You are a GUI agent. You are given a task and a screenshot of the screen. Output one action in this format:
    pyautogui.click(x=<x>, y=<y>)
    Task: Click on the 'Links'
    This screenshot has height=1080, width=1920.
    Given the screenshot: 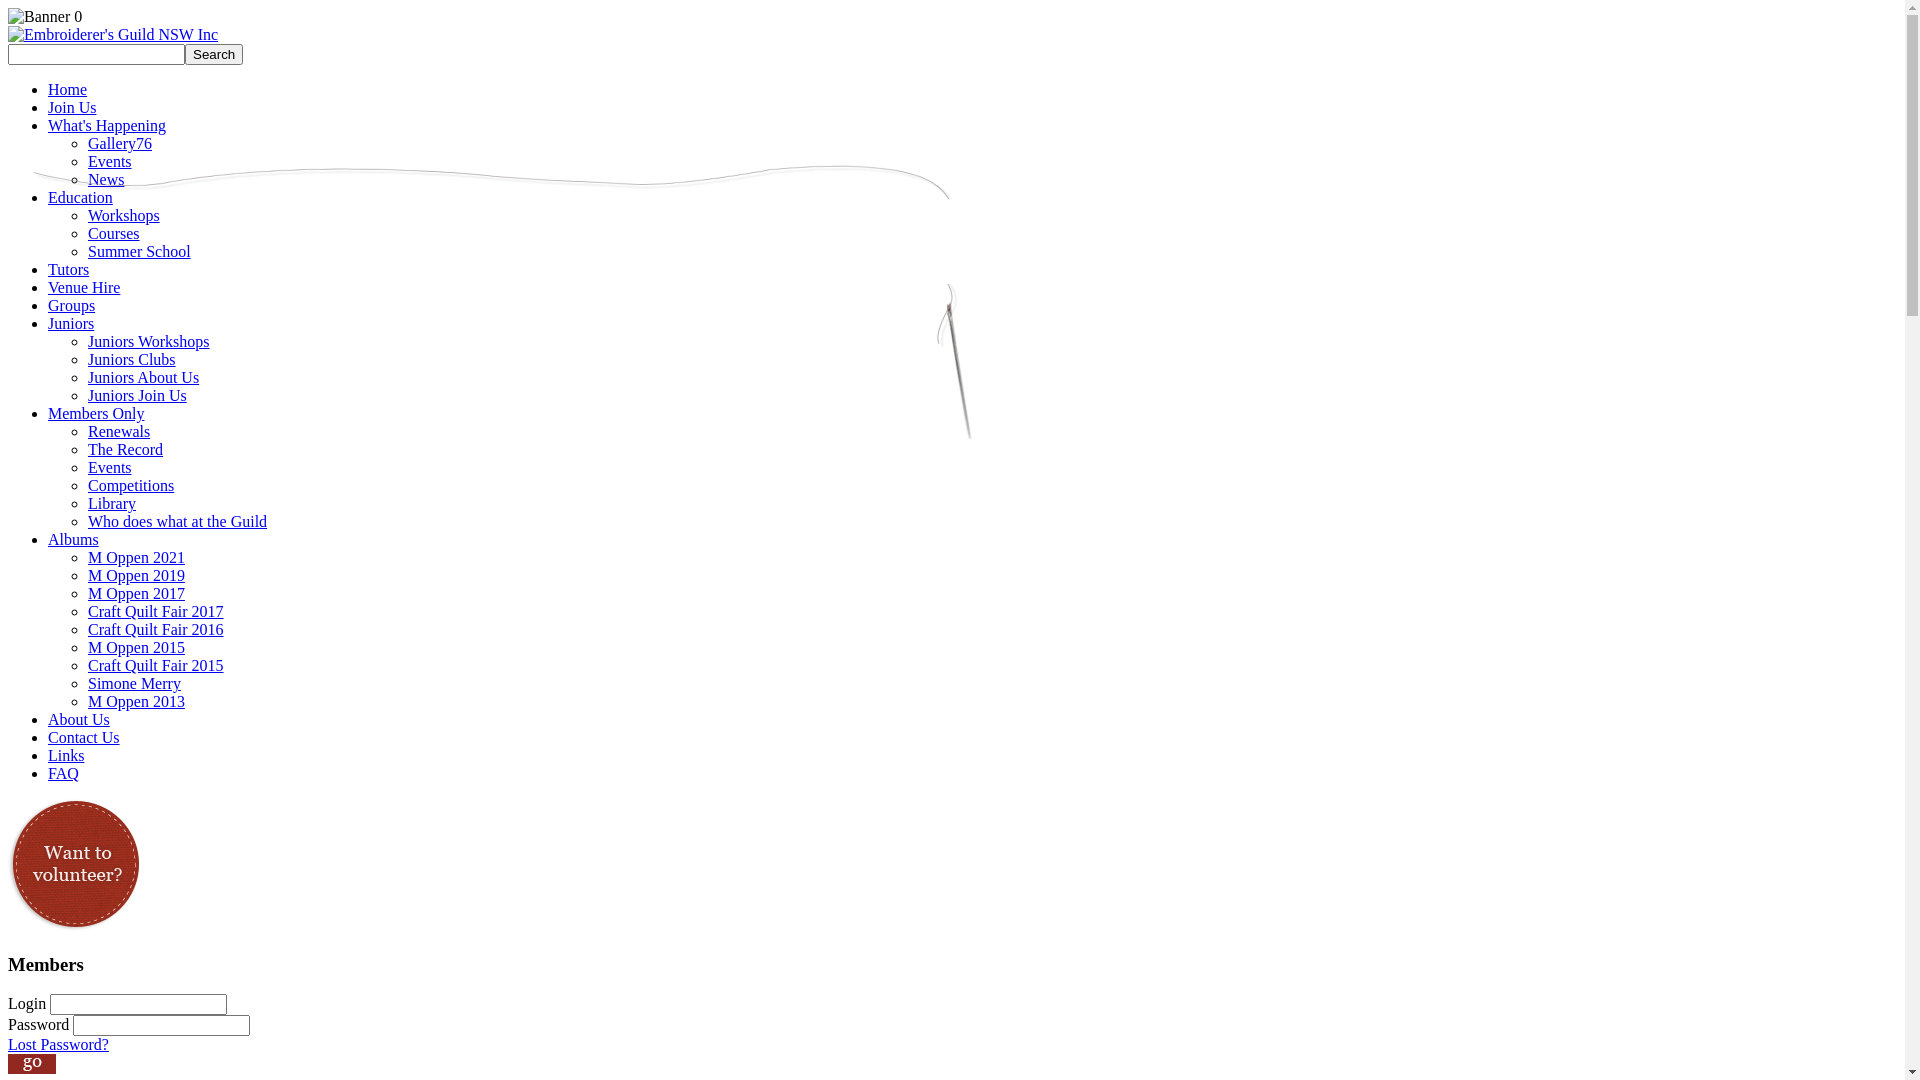 What is the action you would take?
    pyautogui.click(x=66, y=755)
    